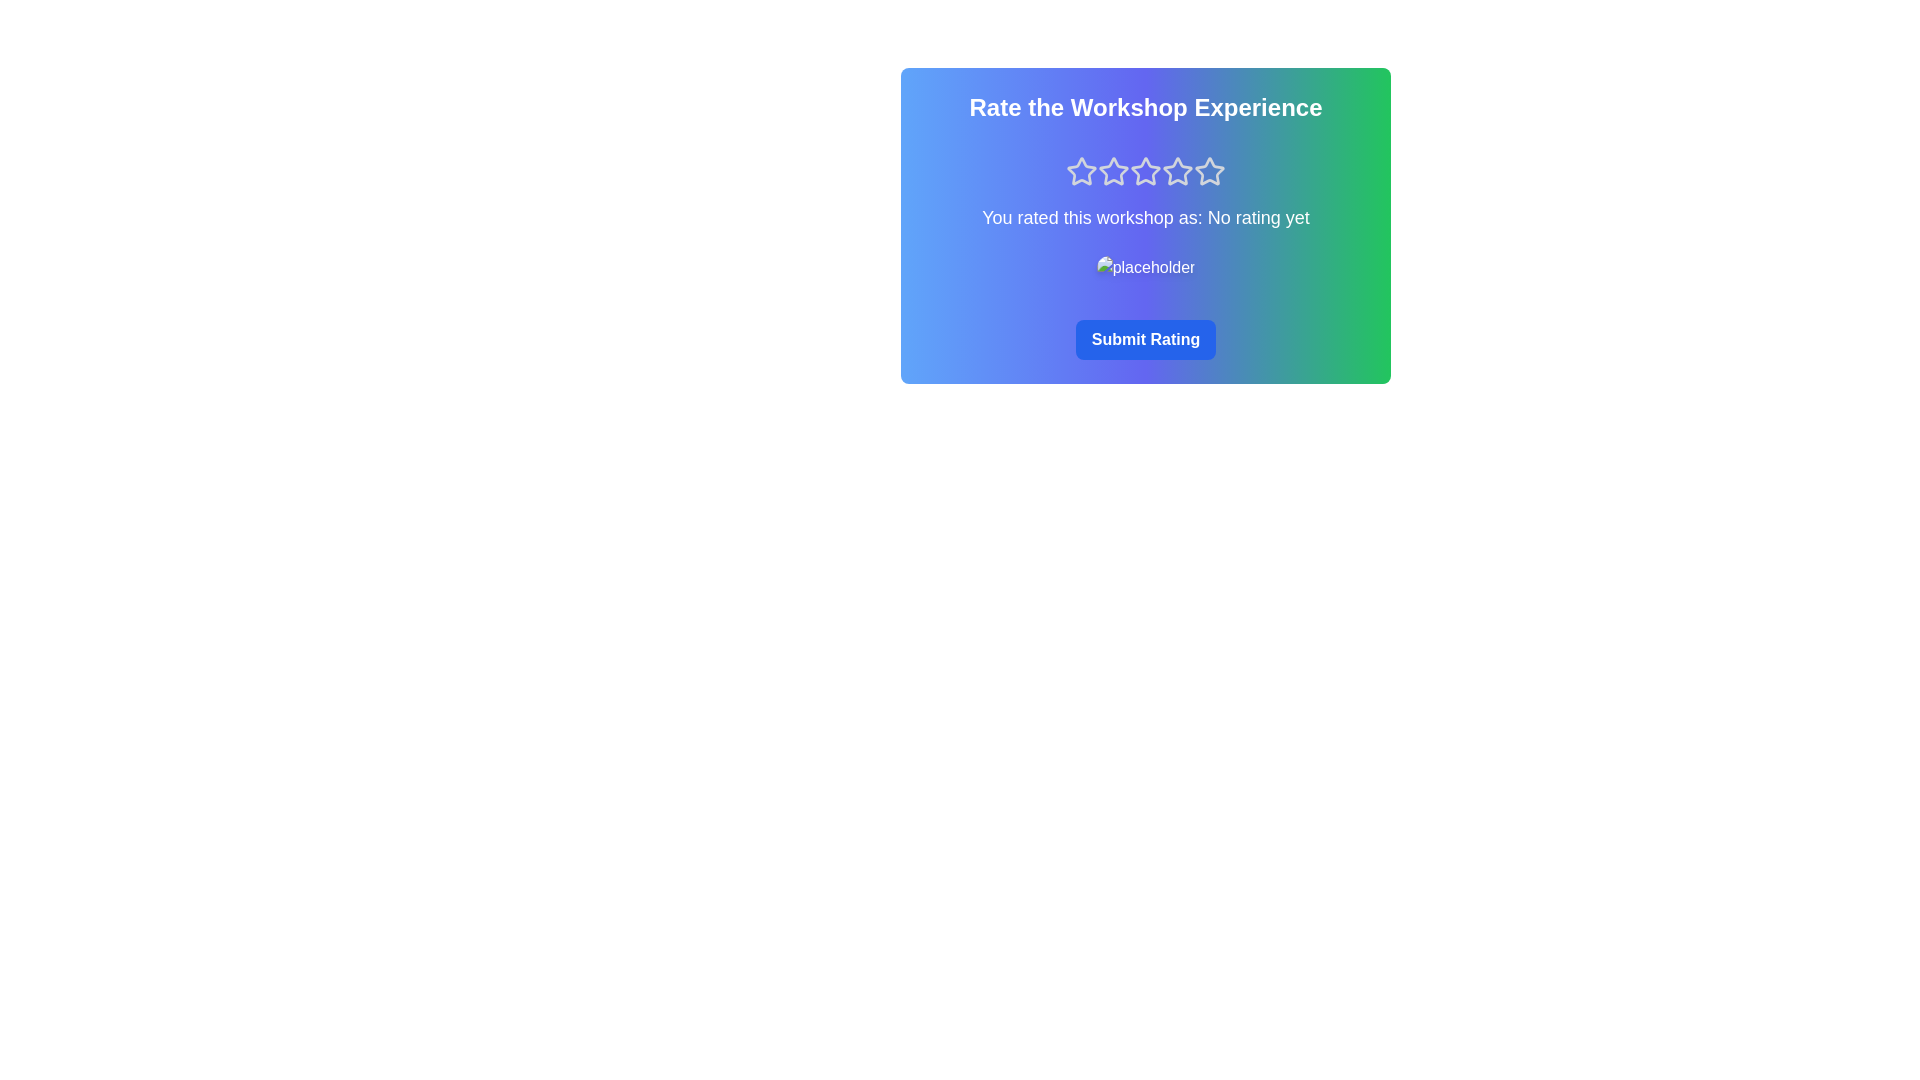  What do you see at coordinates (1177, 171) in the screenshot?
I see `the rating to 4 stars by clicking the corresponding star` at bounding box center [1177, 171].